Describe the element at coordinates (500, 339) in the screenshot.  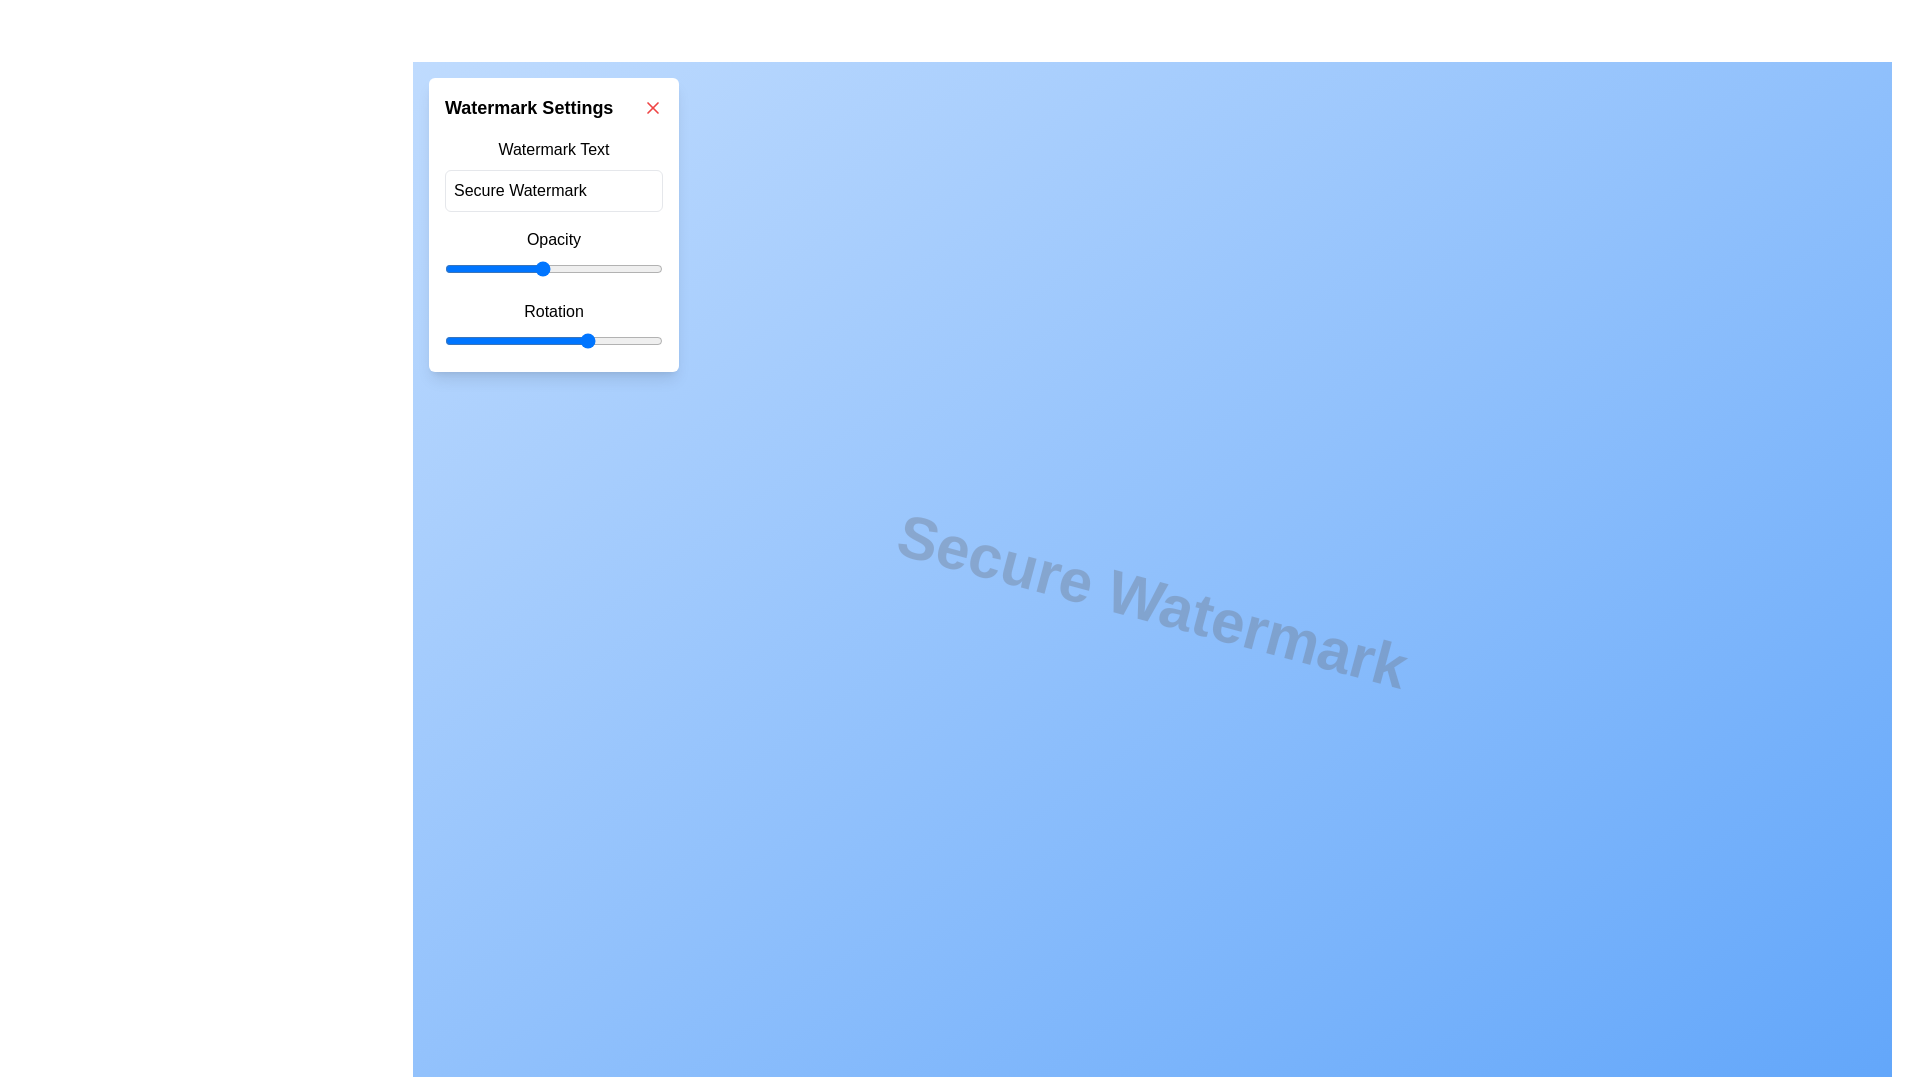
I see `the rotation` at that location.